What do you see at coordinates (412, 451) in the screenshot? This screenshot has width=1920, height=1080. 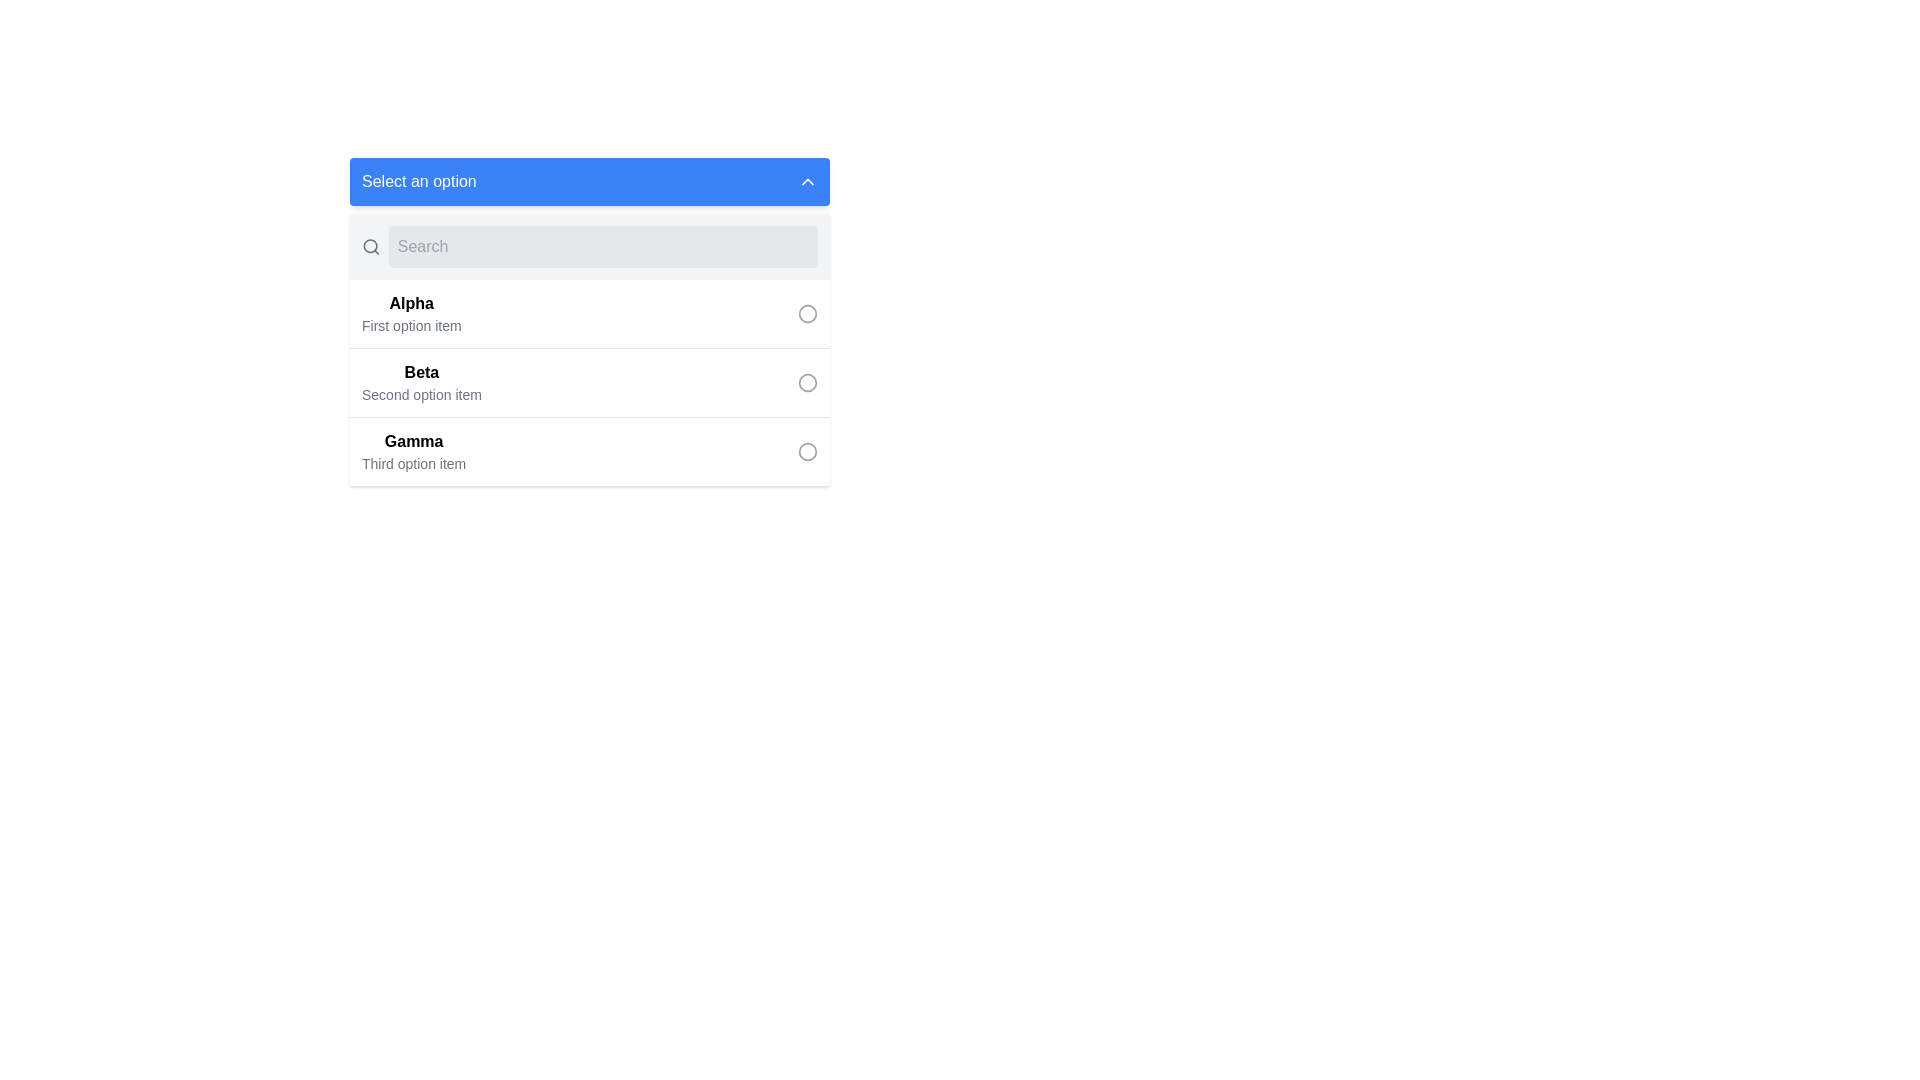 I see `the text label displaying 'Gamma' which is the third item in the vertically arranged list` at bounding box center [412, 451].